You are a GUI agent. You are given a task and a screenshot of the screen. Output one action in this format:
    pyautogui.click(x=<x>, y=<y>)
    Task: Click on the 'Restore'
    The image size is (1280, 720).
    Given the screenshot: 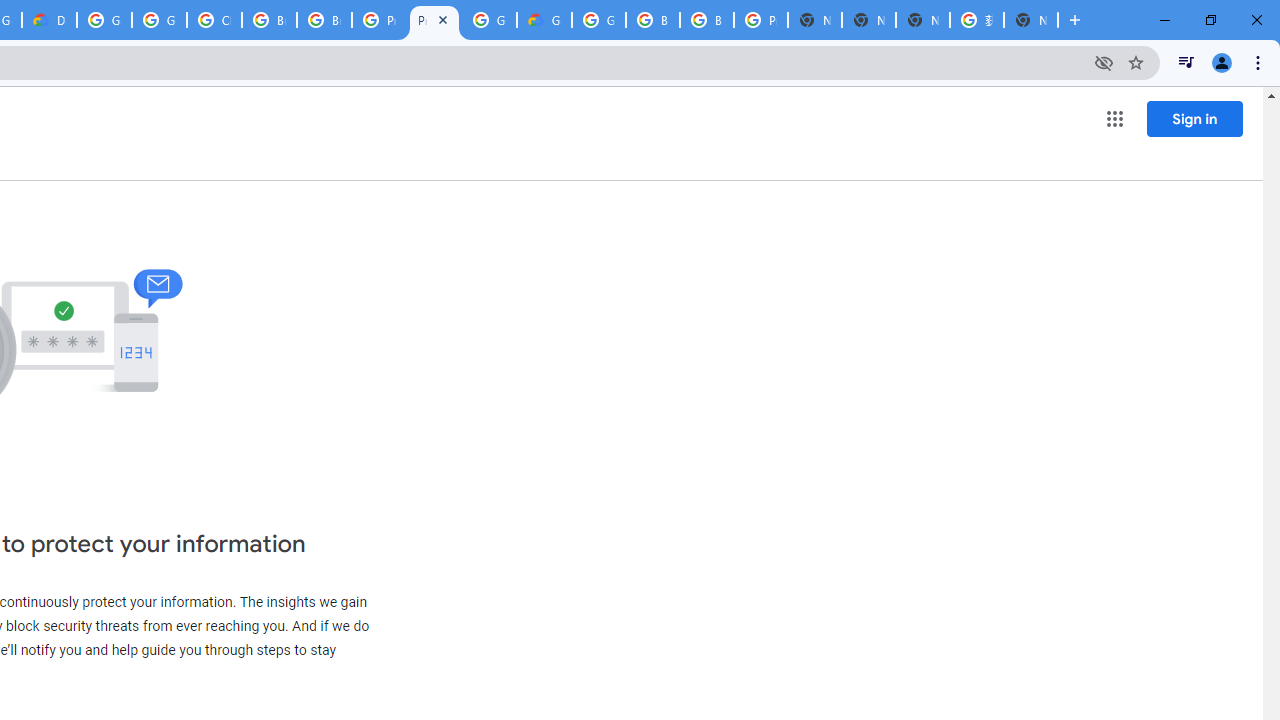 What is the action you would take?
    pyautogui.click(x=1209, y=20)
    